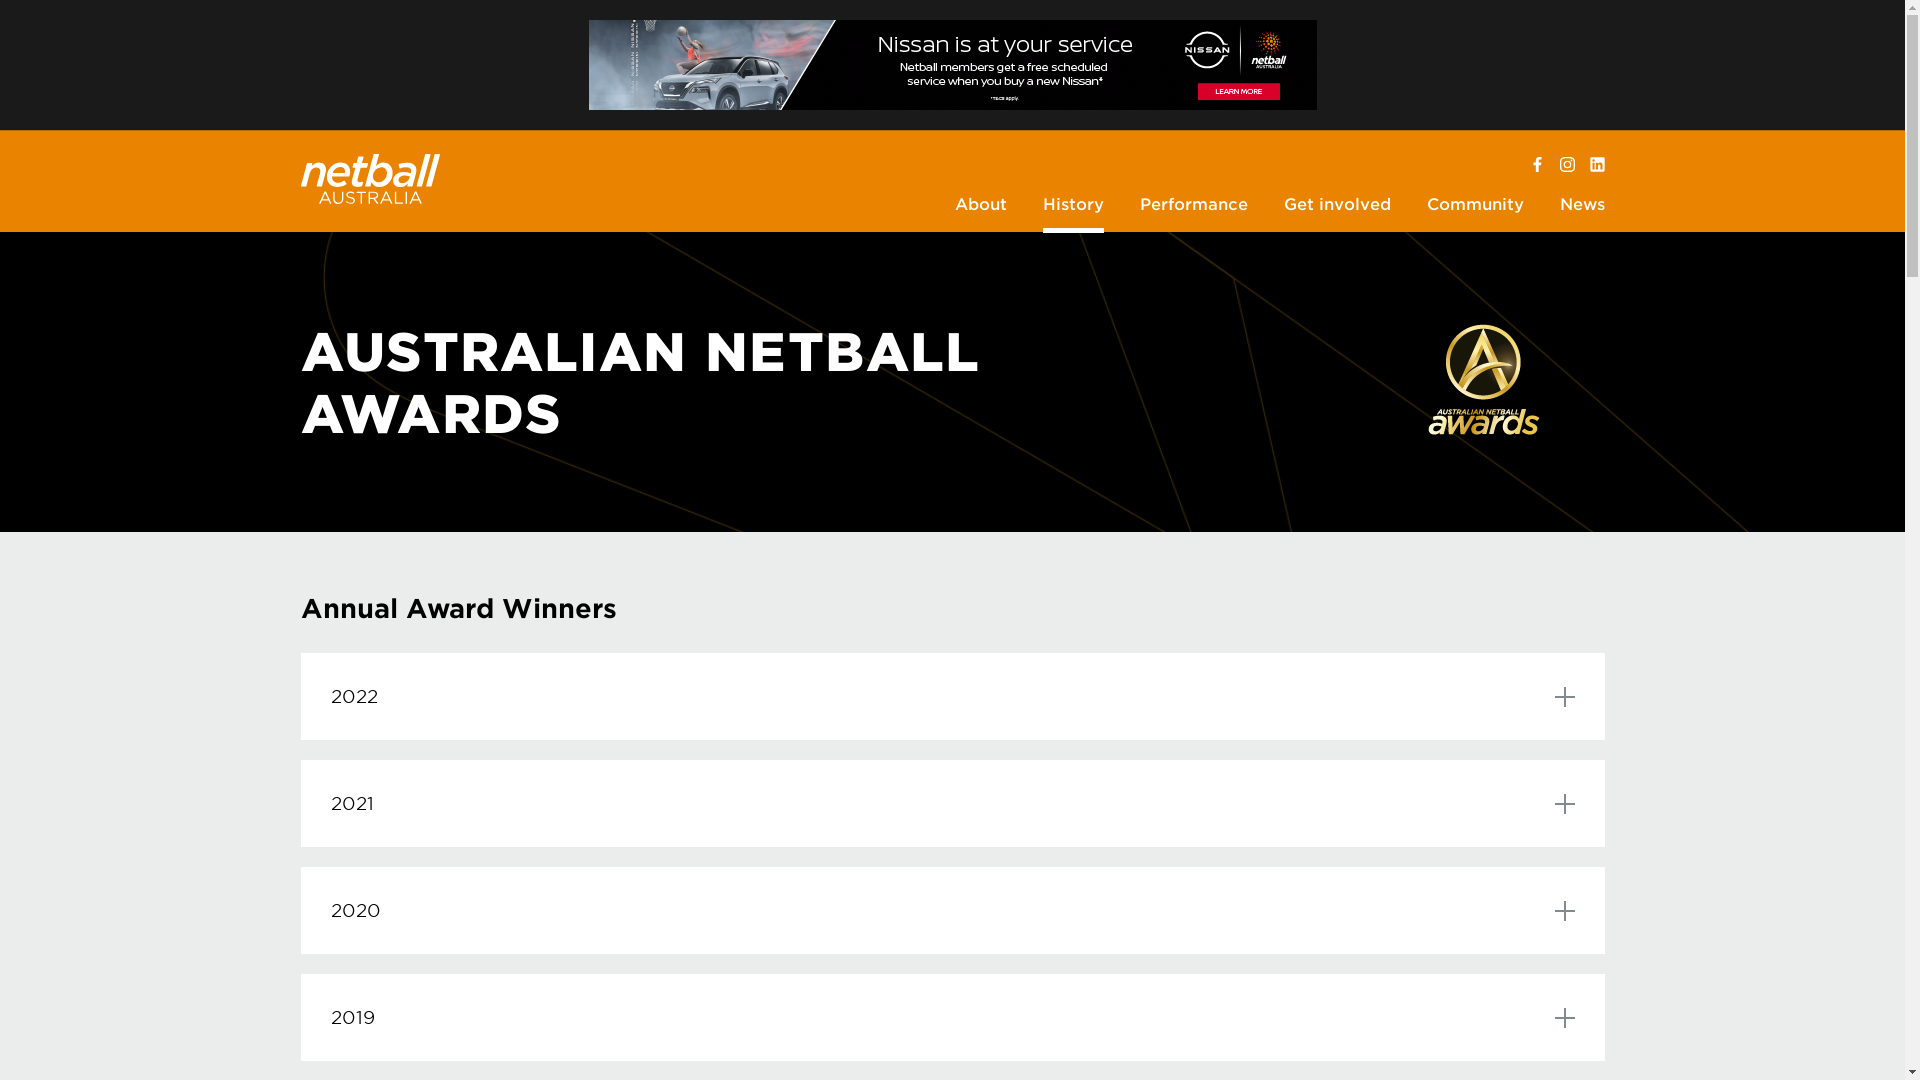 This screenshot has width=1920, height=1080. What do you see at coordinates (1596, 164) in the screenshot?
I see `'Netball Australia on LinkedIn'` at bounding box center [1596, 164].